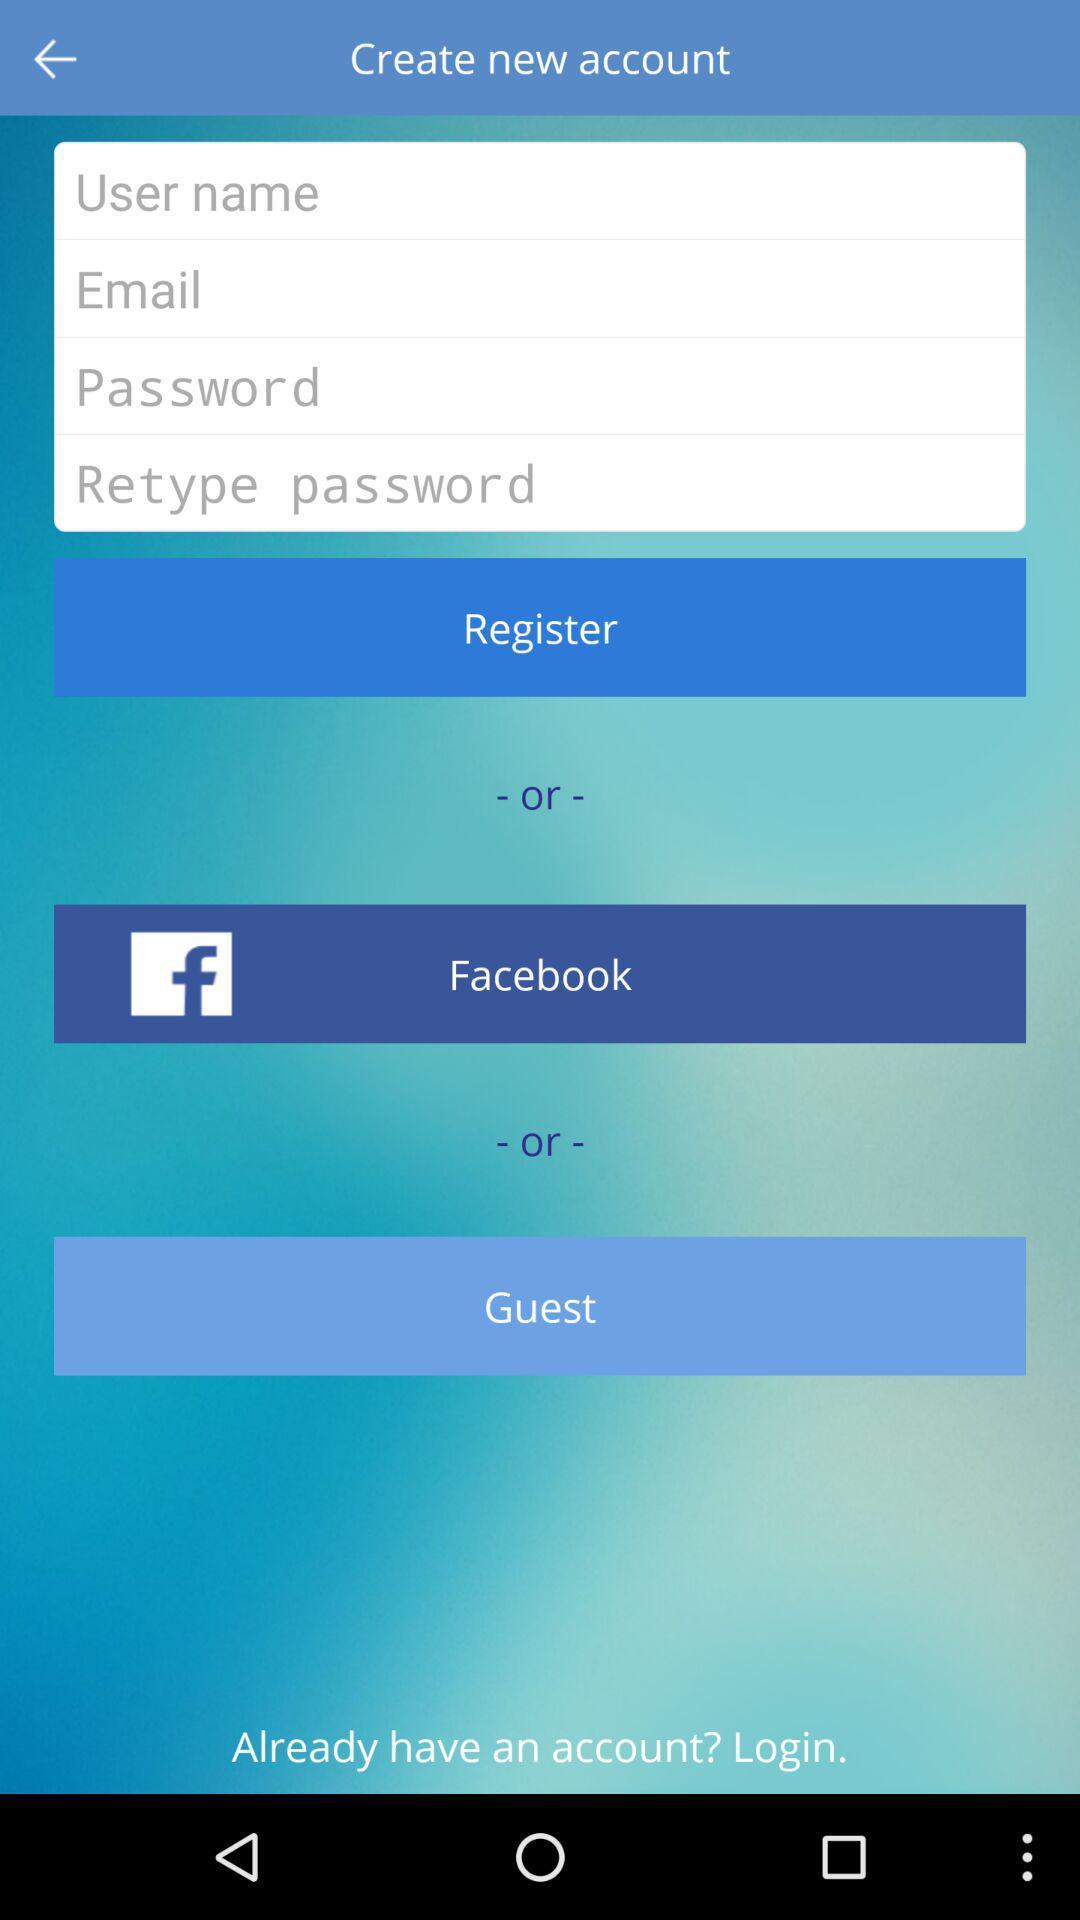 The width and height of the screenshot is (1080, 1920). What do you see at coordinates (540, 1755) in the screenshot?
I see `the already have an item` at bounding box center [540, 1755].